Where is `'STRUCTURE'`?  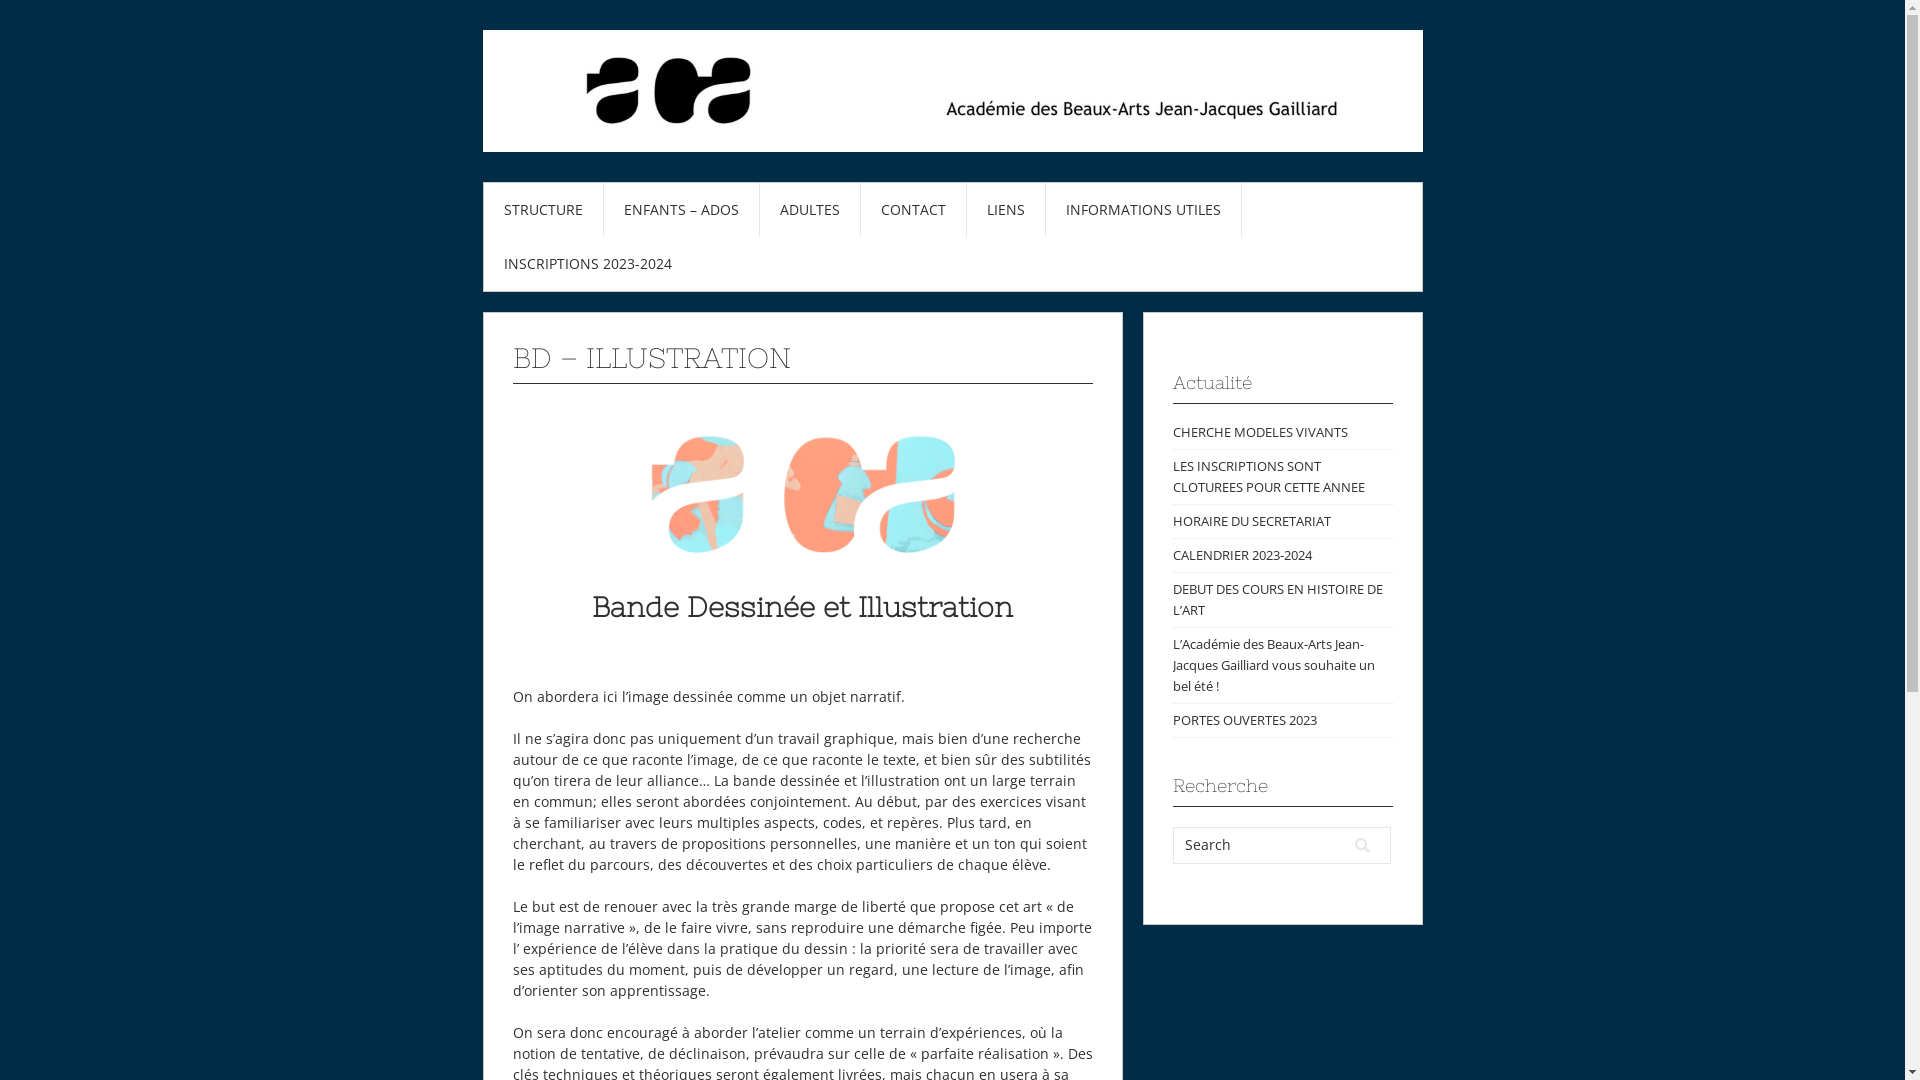
'STRUCTURE' is located at coordinates (543, 209).